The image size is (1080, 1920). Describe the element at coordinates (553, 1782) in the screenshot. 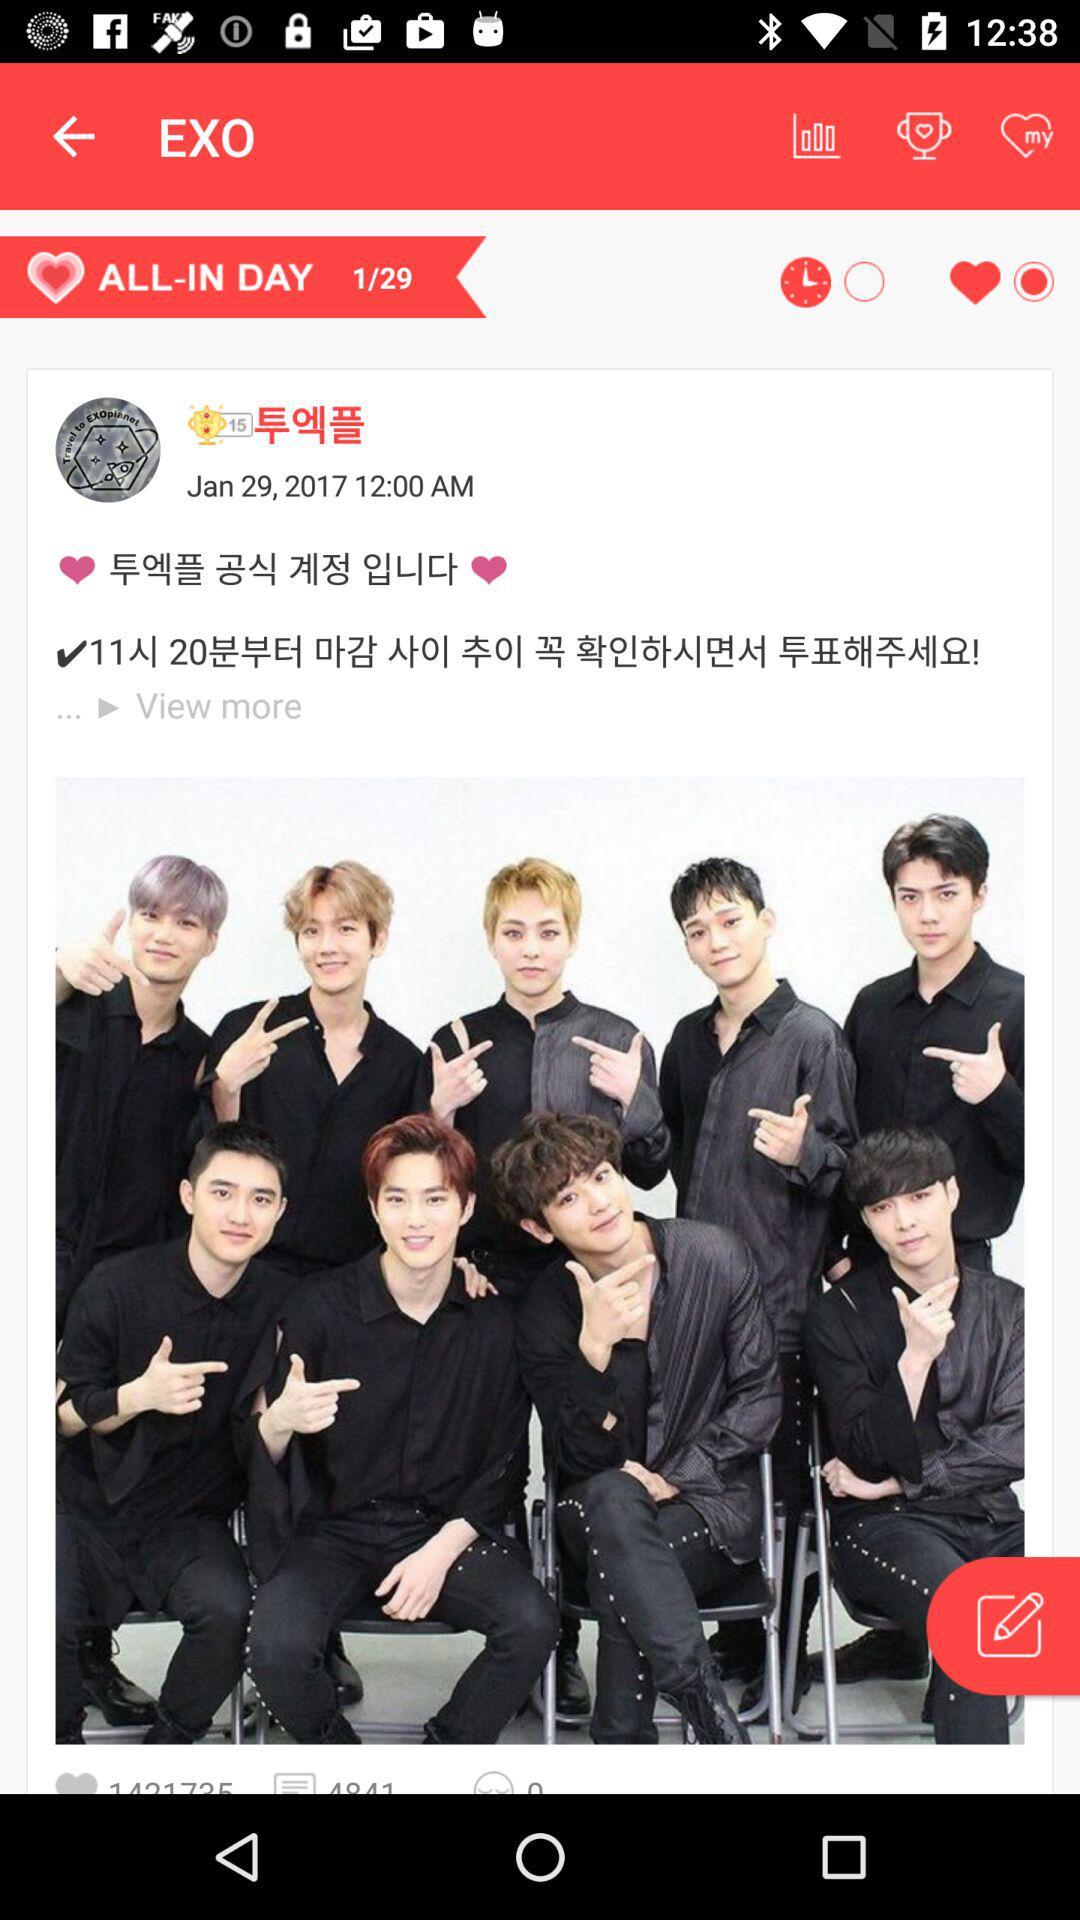

I see `the 0 icon` at that location.